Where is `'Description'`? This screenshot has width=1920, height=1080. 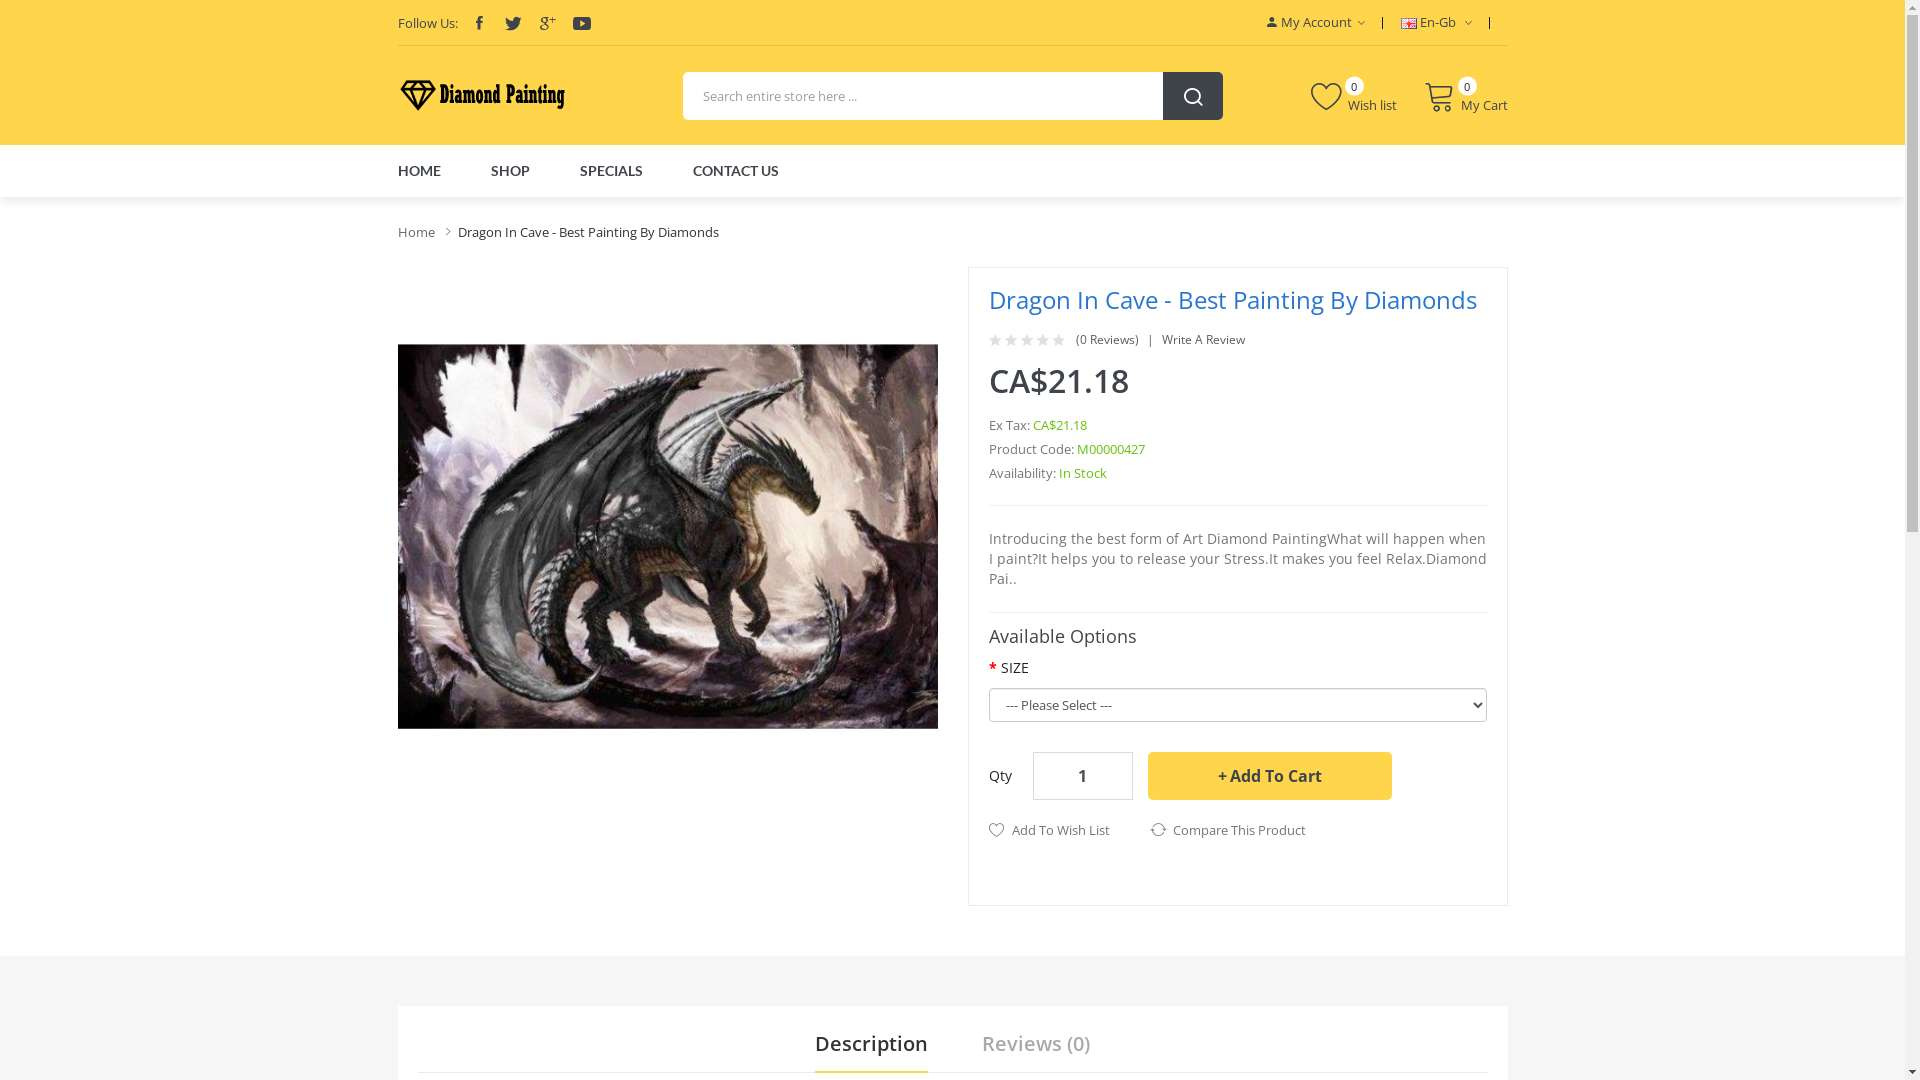 'Description' is located at coordinates (871, 1043).